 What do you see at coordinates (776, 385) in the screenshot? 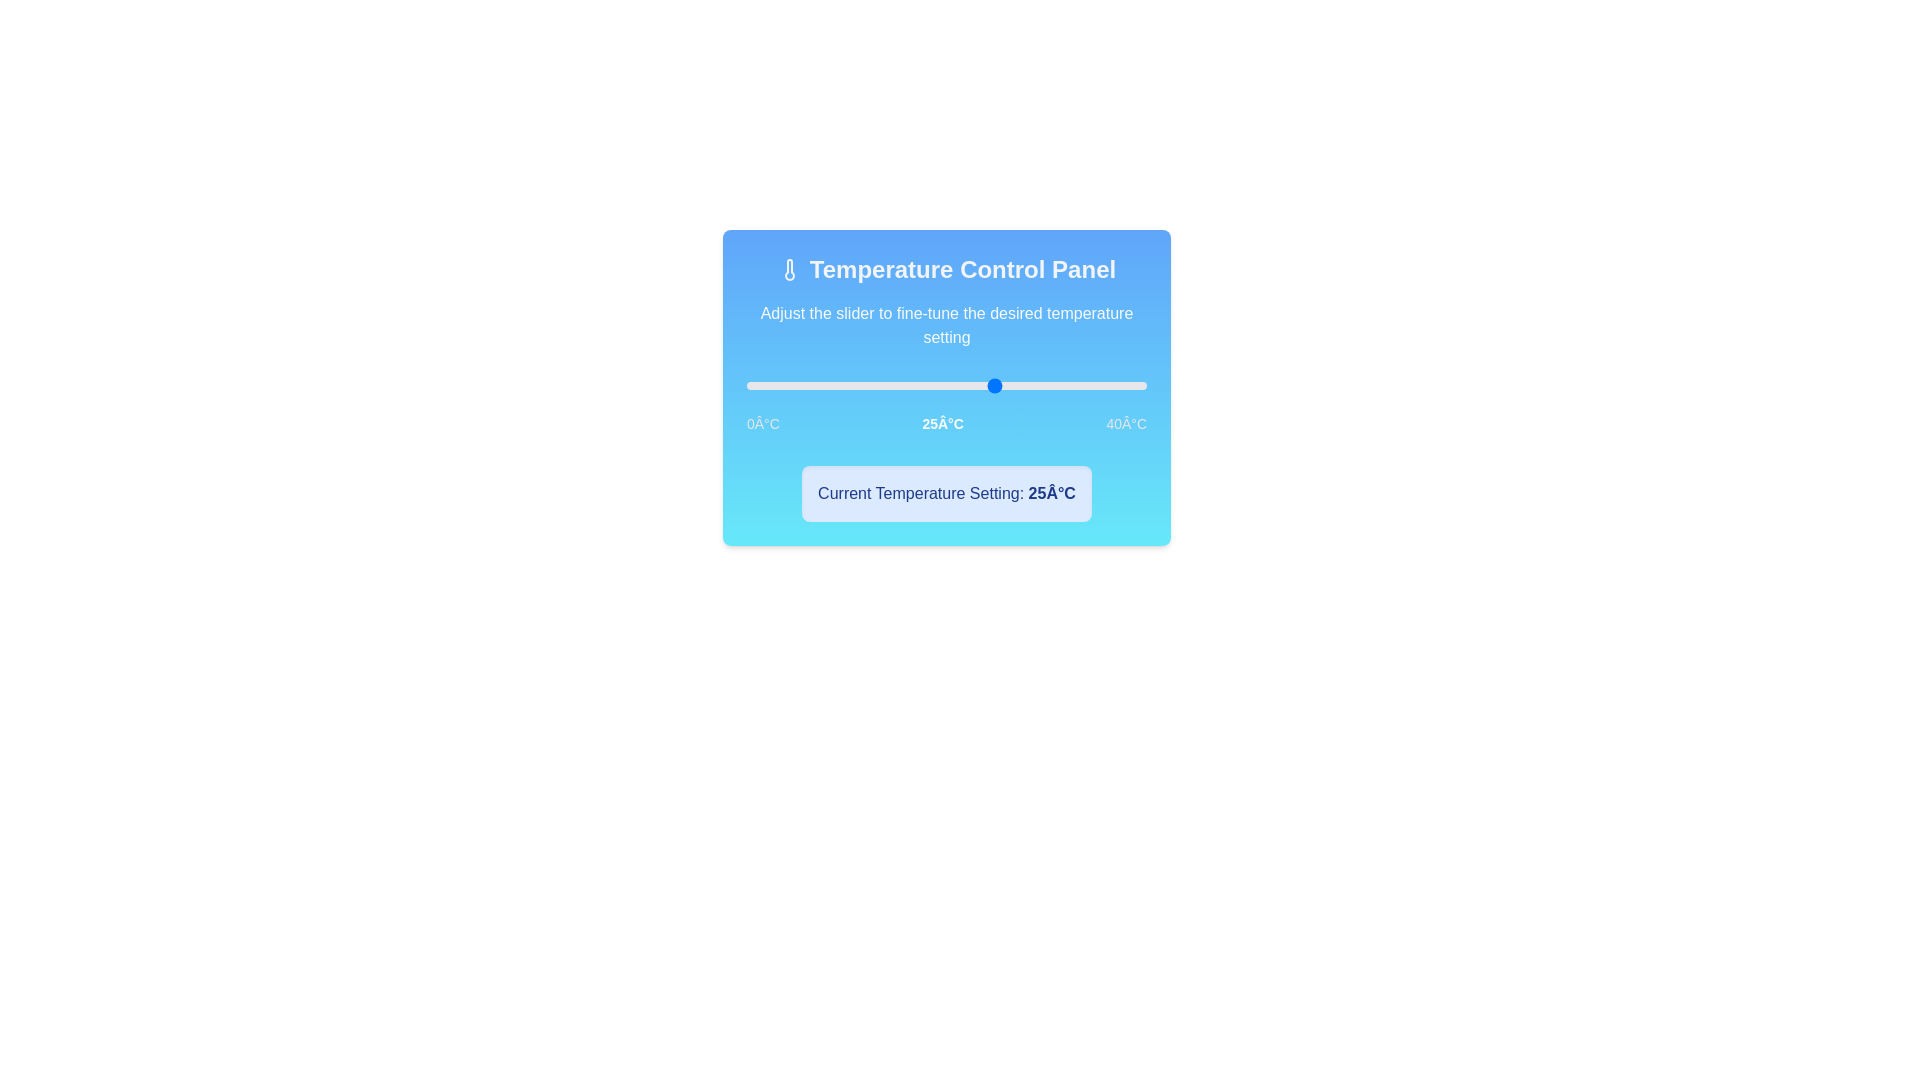
I see `the temperature to 3°C by clicking on the slider track` at bounding box center [776, 385].